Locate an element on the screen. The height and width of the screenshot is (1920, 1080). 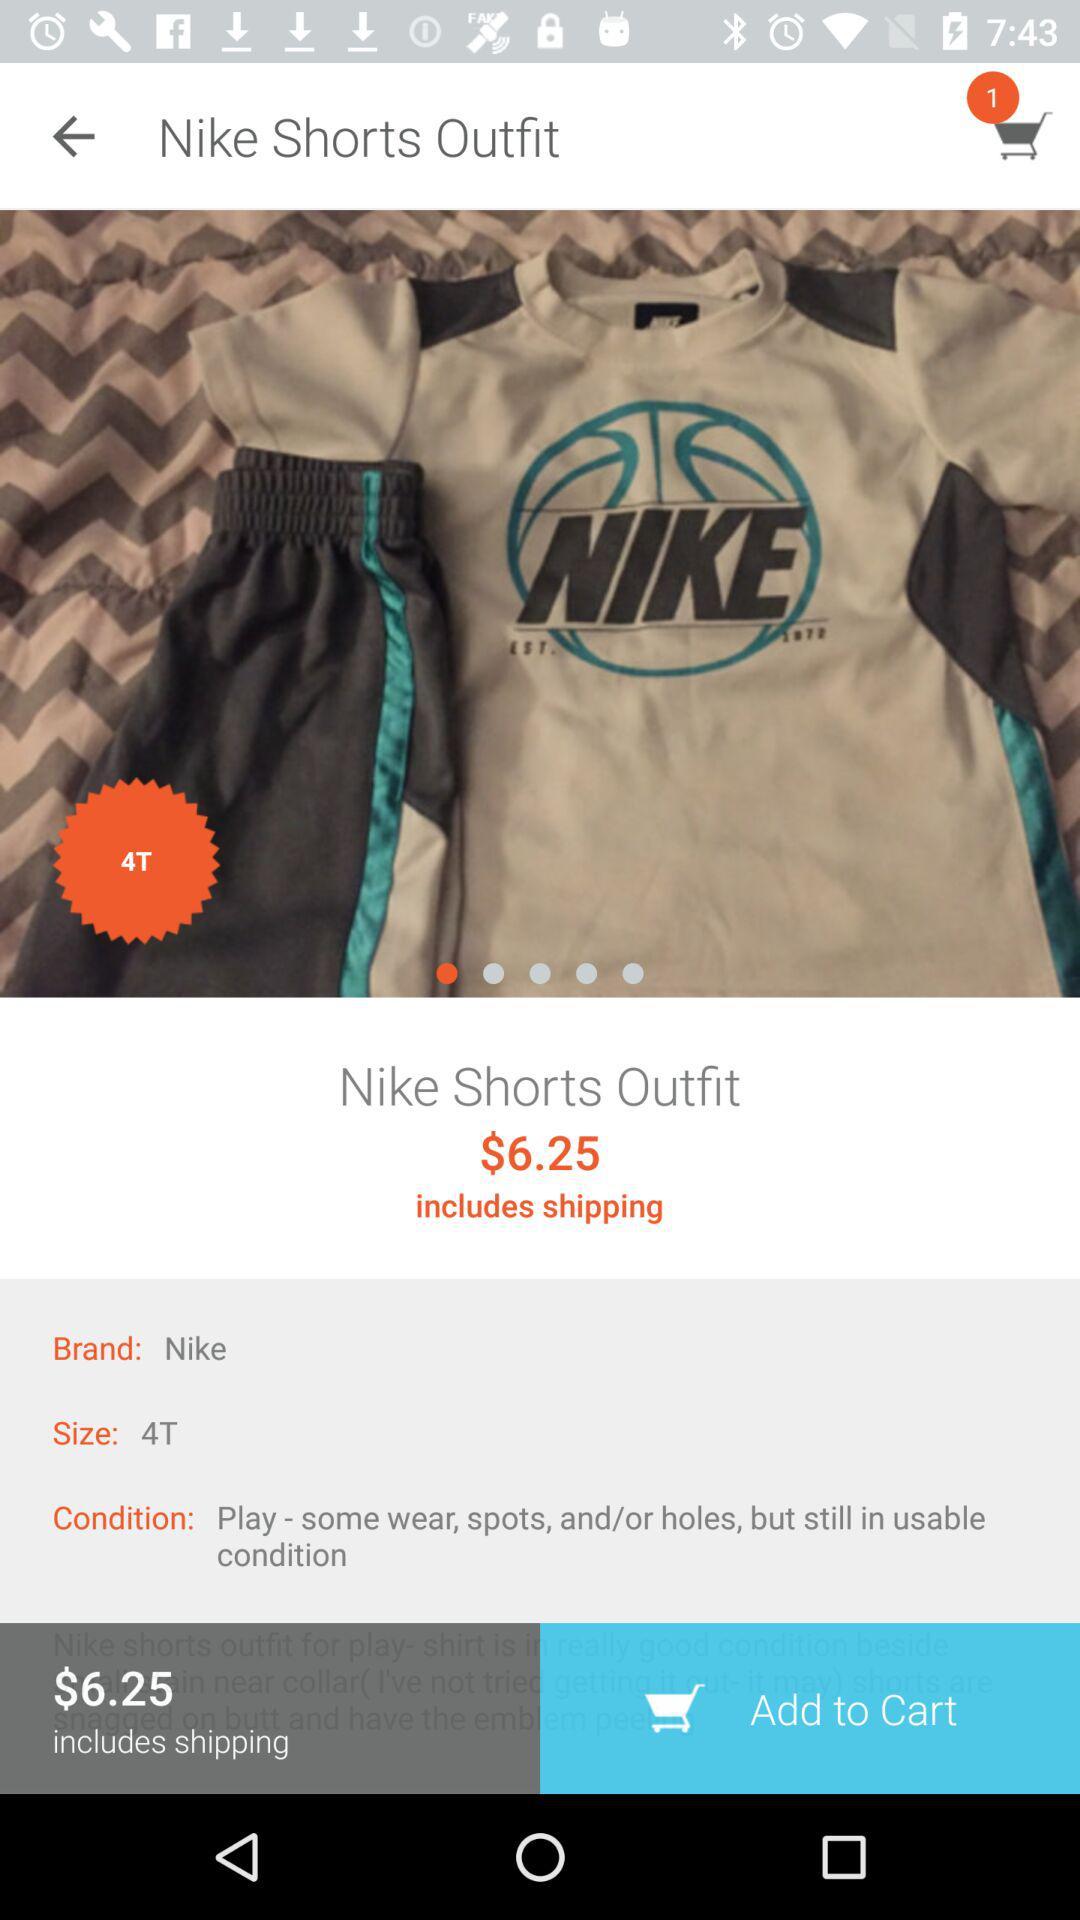
the icon below the play some wear is located at coordinates (810, 1707).